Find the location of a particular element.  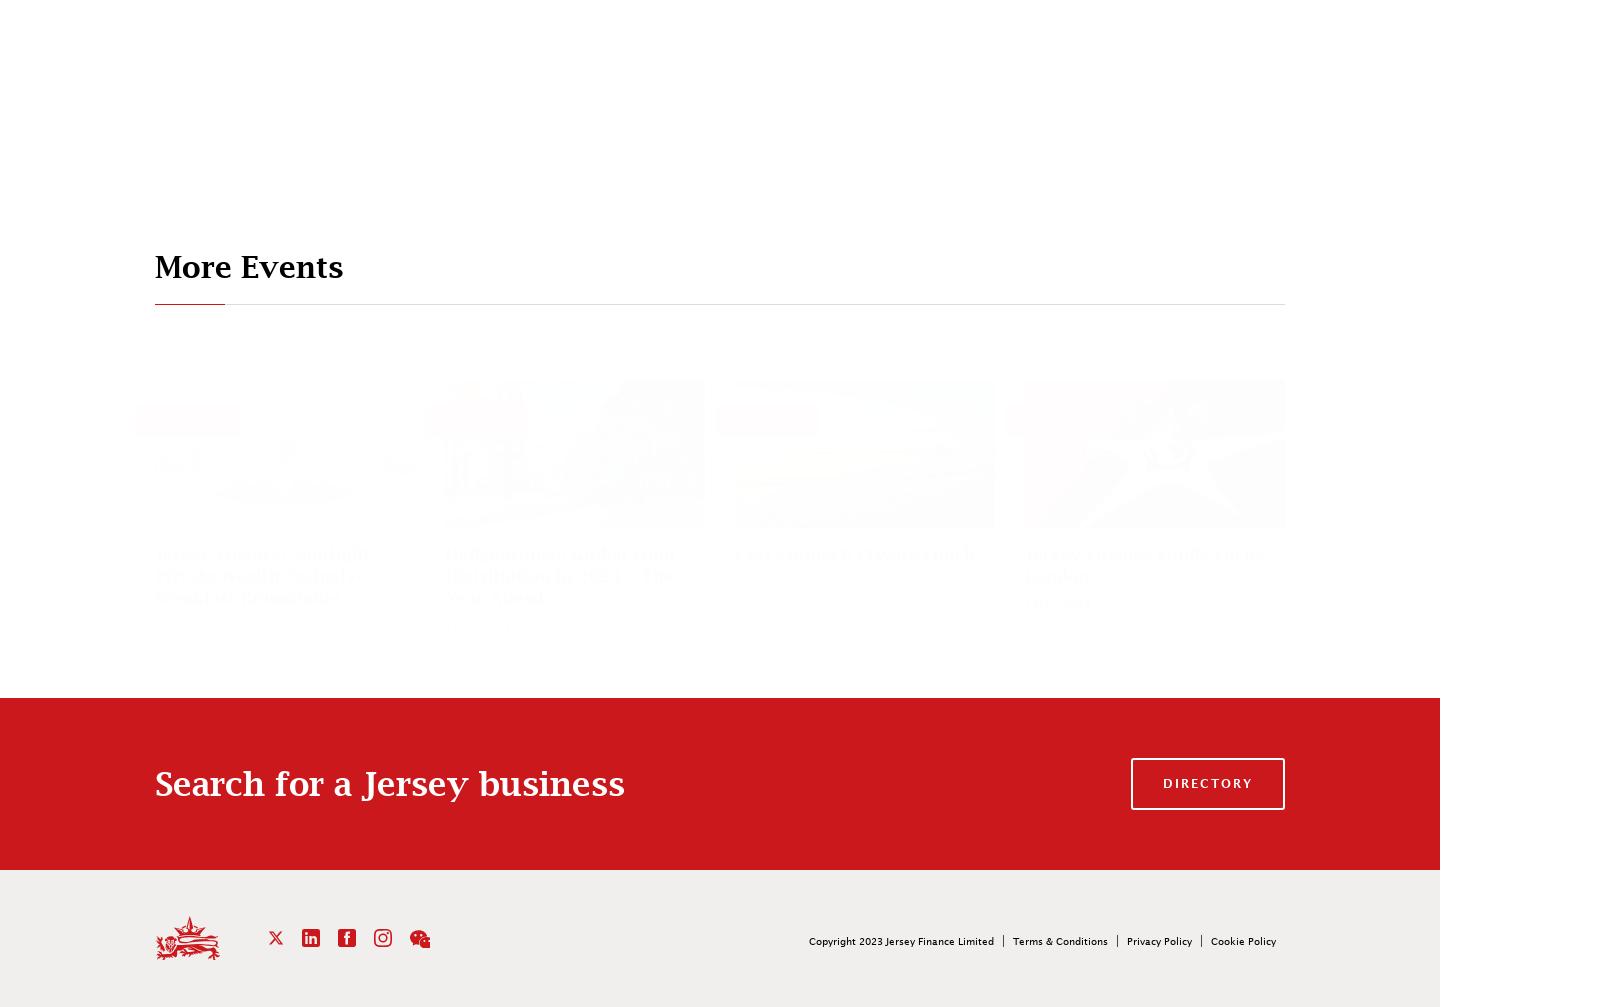

'Cookie Policy' is located at coordinates (1243, 940).